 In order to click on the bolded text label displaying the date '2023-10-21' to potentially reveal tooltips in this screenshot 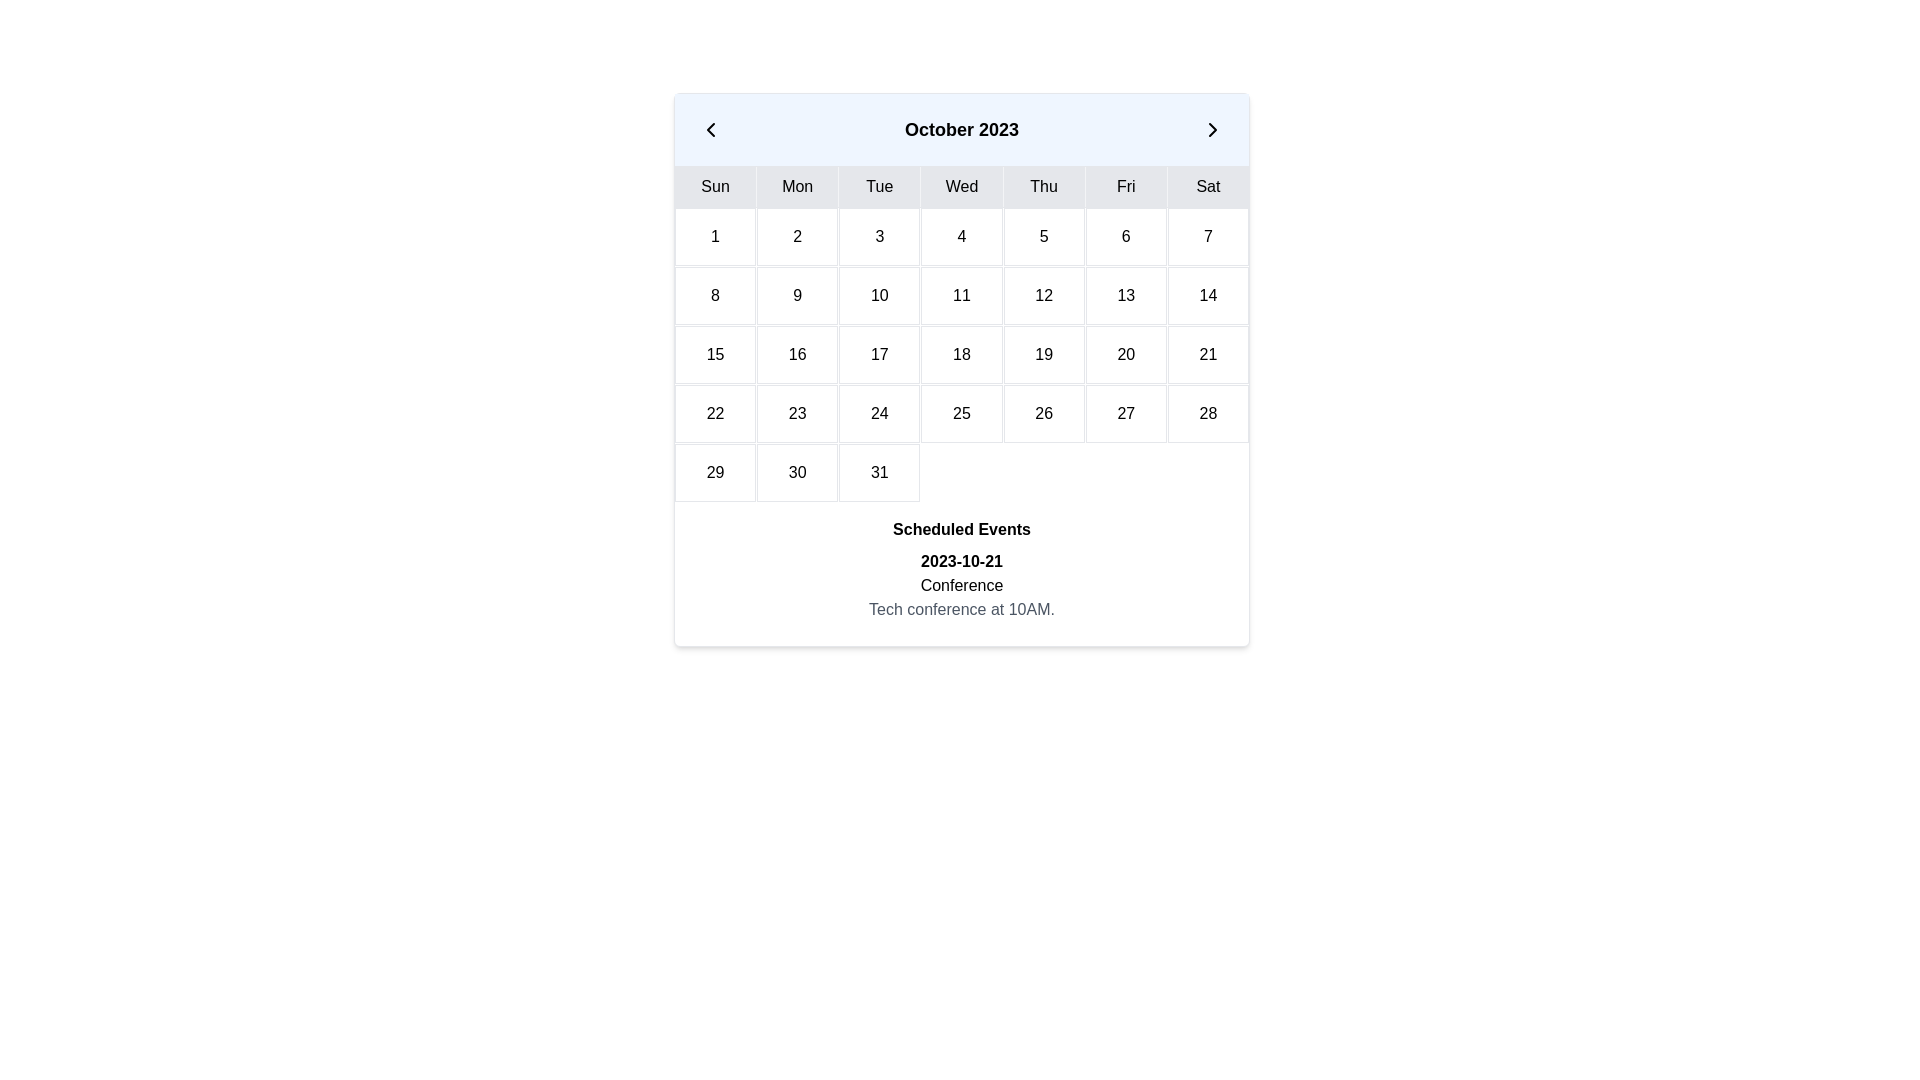, I will do `click(961, 562)`.